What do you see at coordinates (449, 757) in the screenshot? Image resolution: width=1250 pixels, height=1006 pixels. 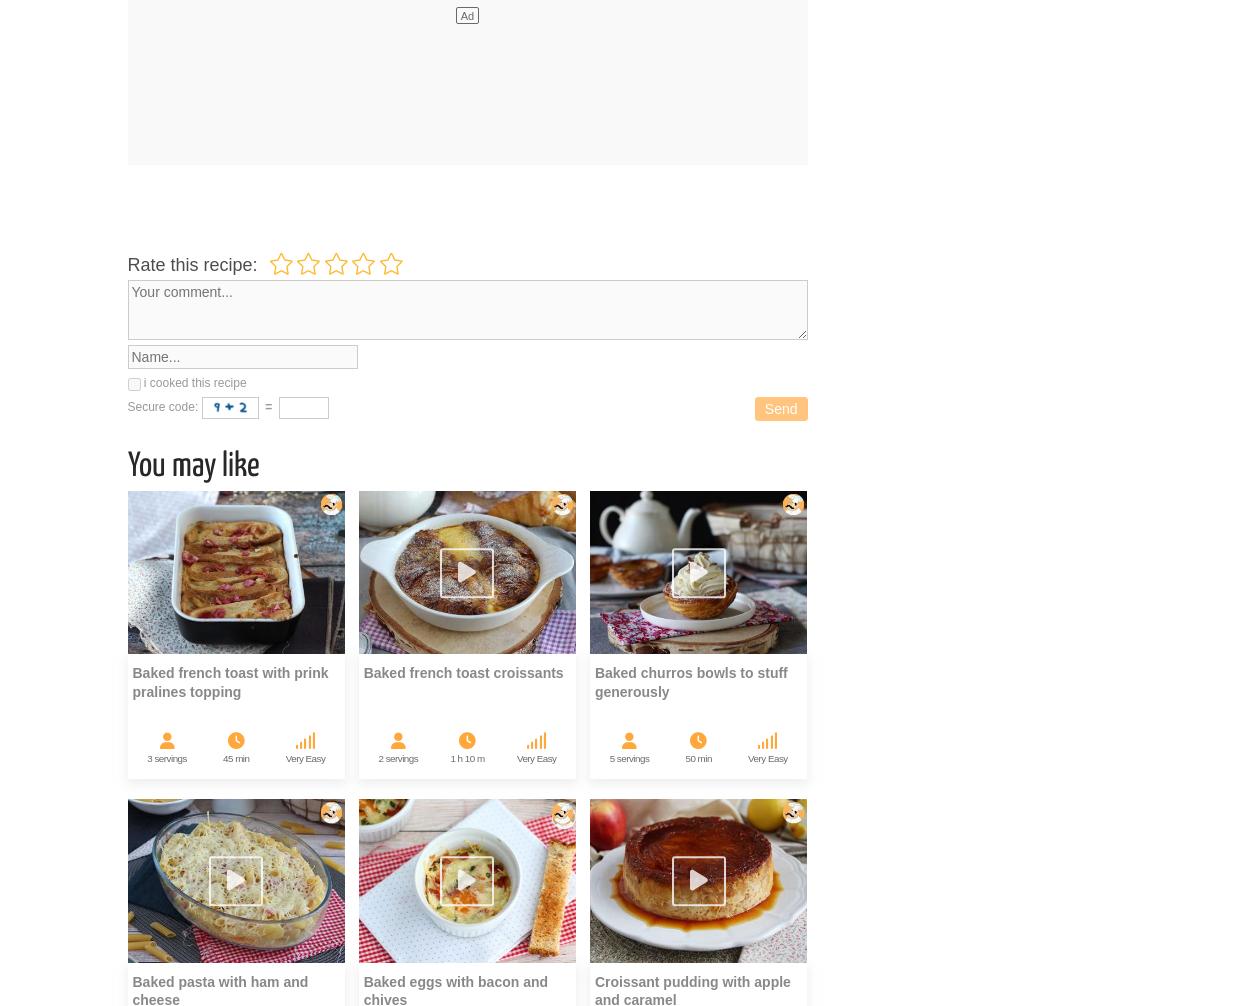 I see `'1 h 10 m'` at bounding box center [449, 757].